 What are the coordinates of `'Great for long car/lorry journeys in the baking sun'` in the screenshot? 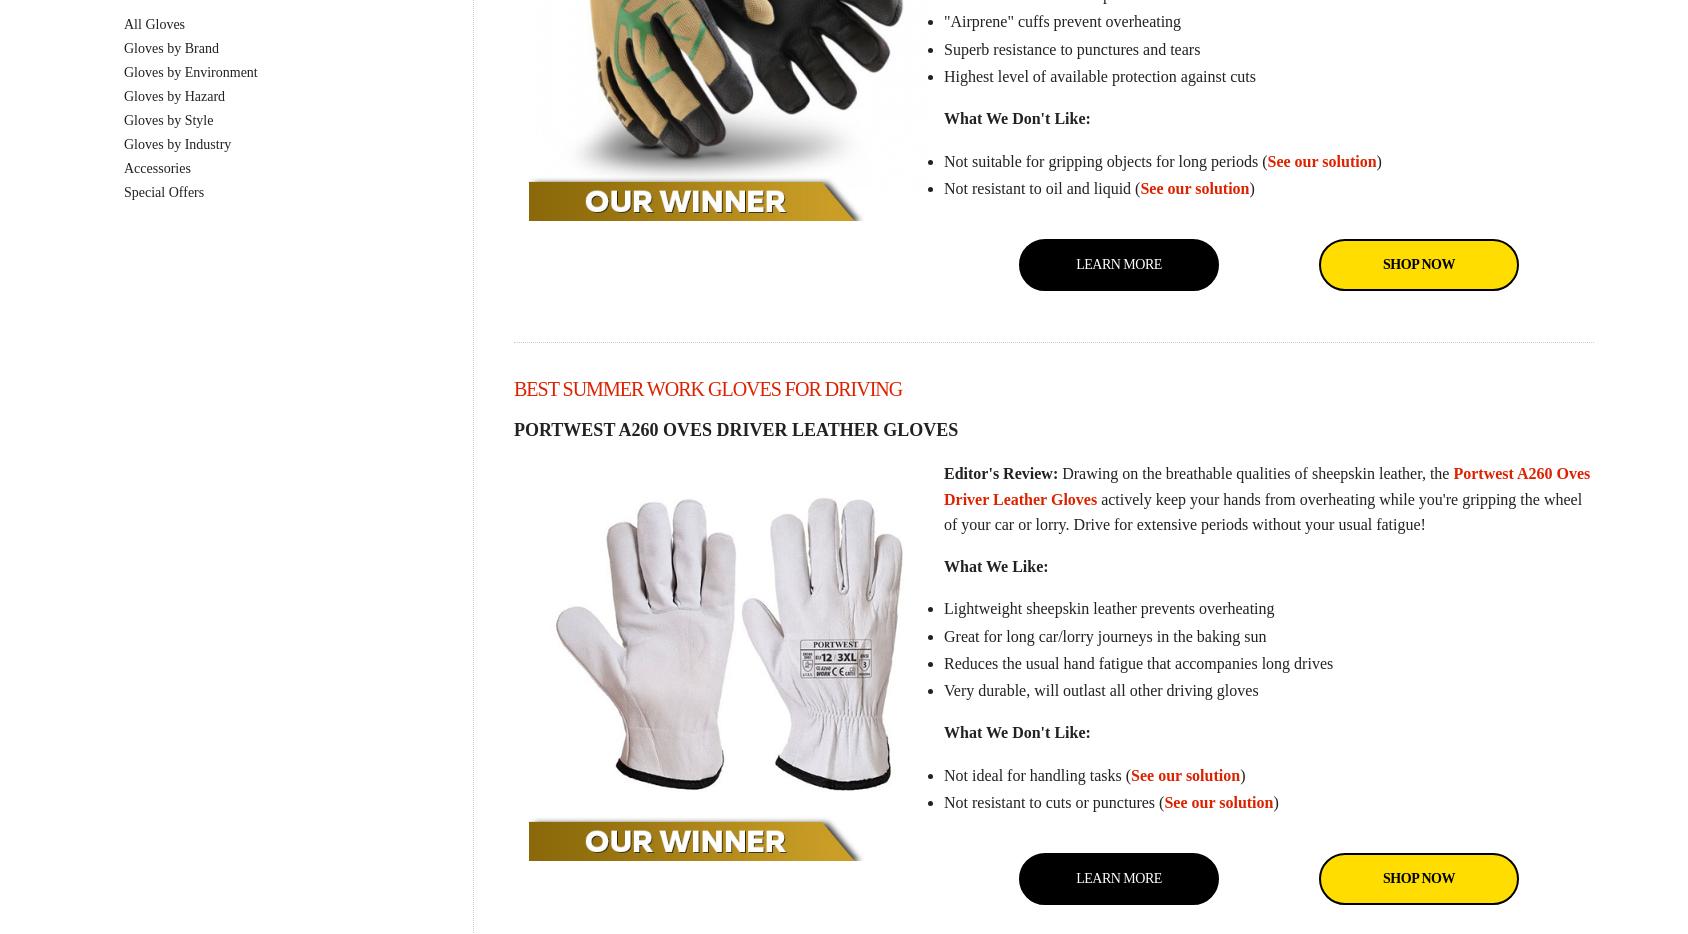 It's located at (1103, 635).